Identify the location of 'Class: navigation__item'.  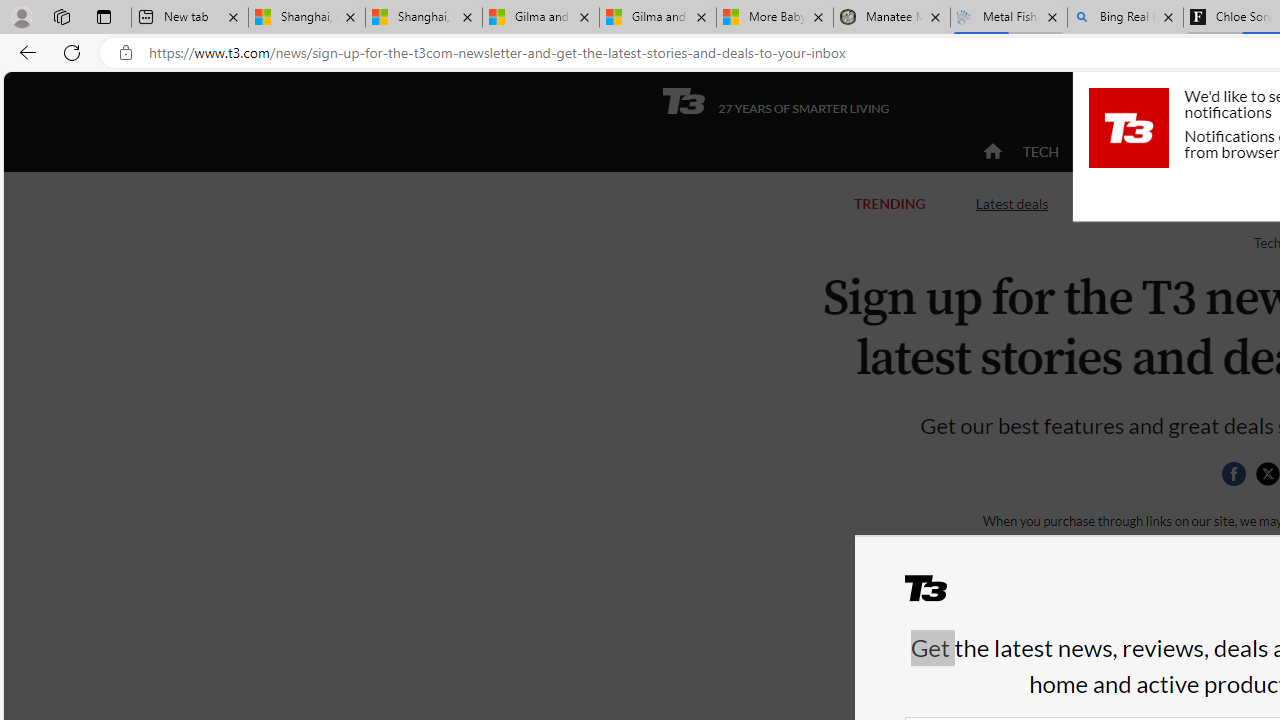
(990, 150).